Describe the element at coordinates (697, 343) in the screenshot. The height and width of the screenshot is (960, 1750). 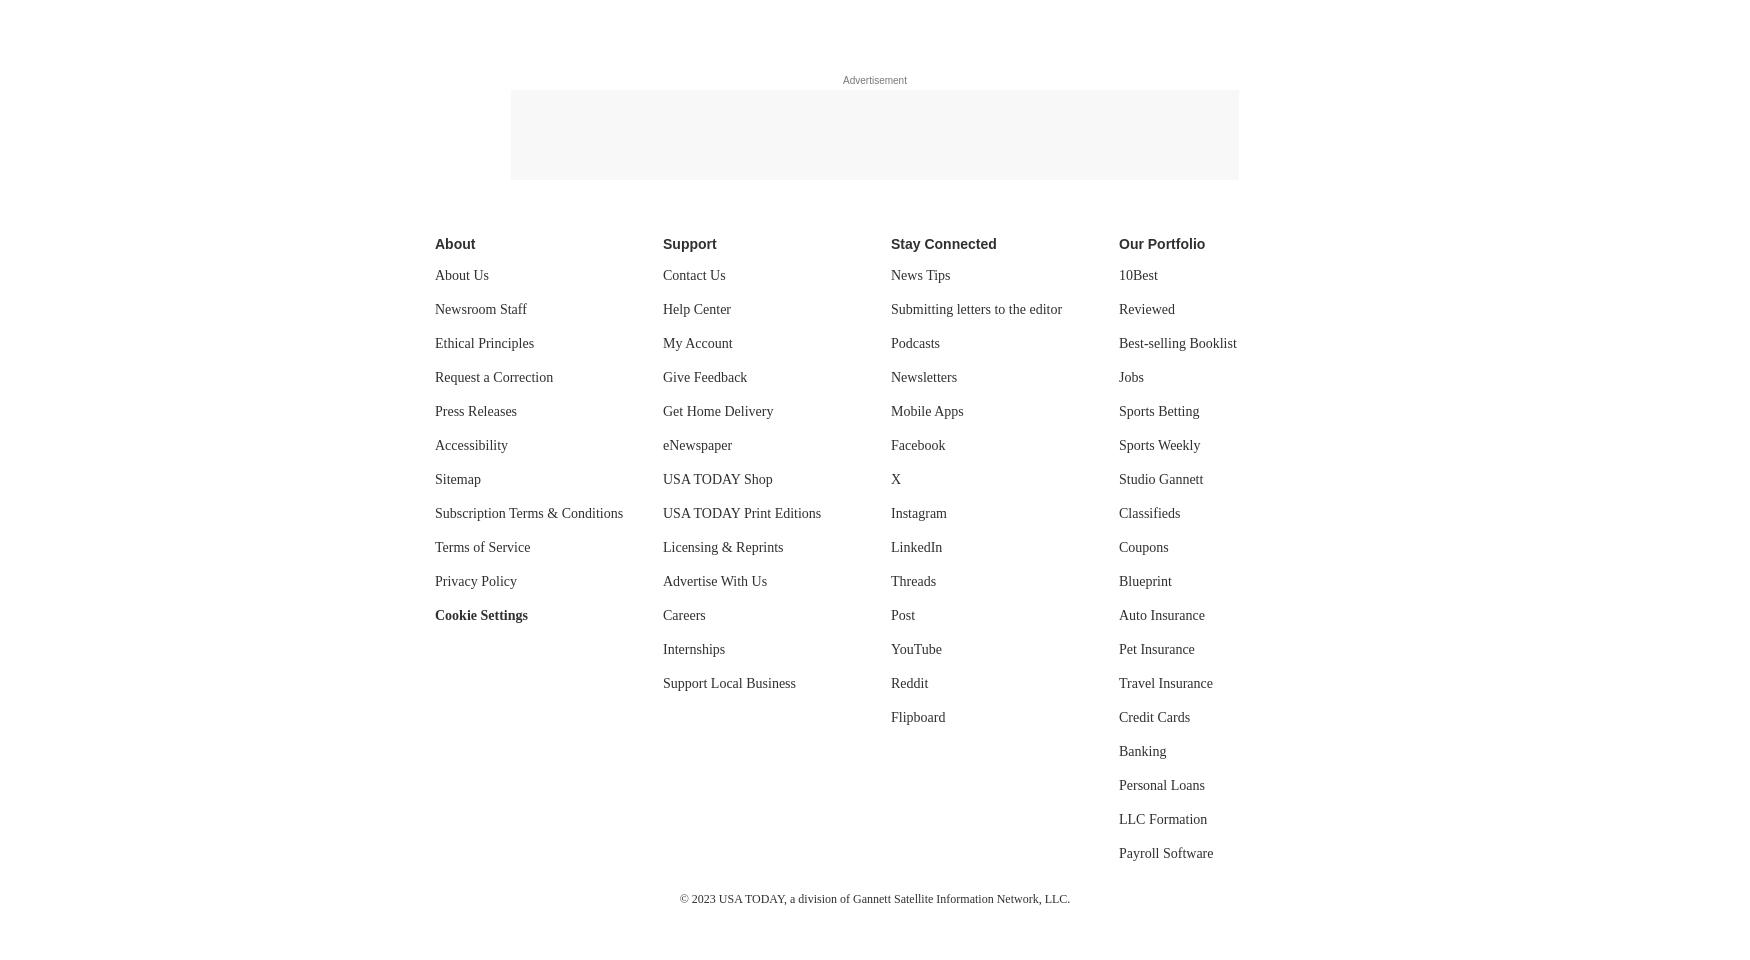
I see `'My Account'` at that location.